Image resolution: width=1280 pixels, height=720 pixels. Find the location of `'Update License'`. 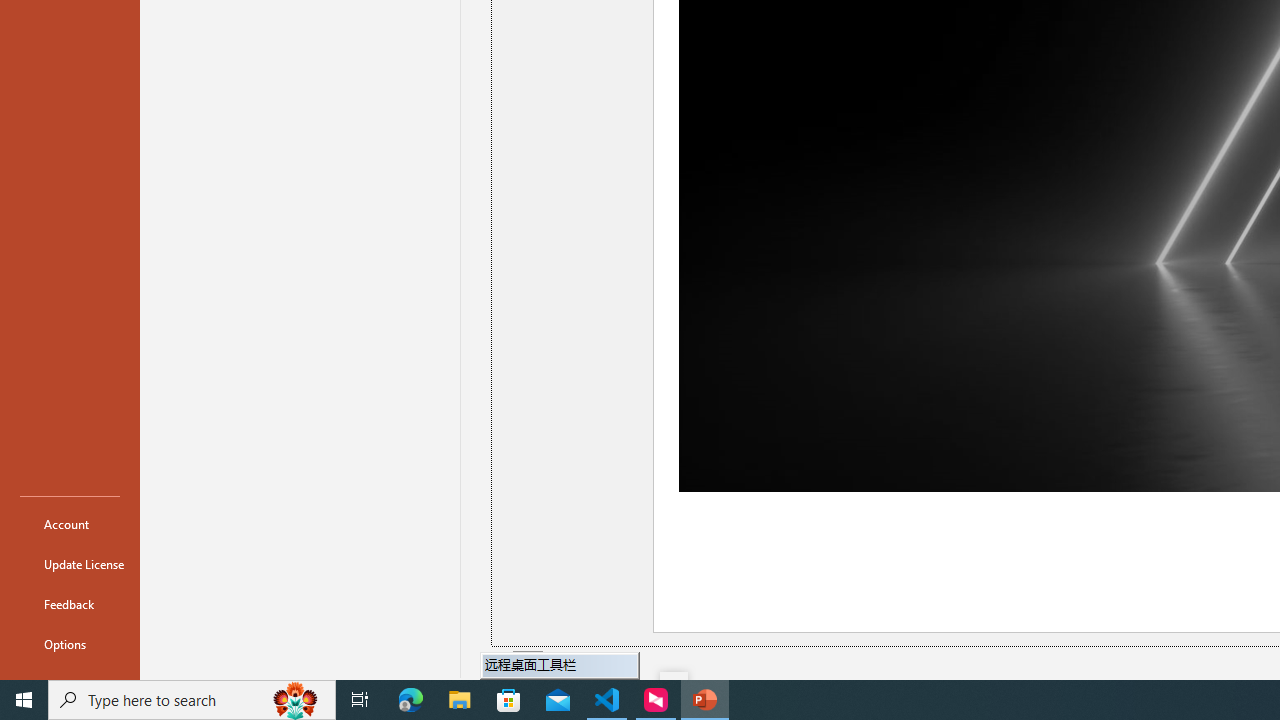

'Update License' is located at coordinates (69, 564).